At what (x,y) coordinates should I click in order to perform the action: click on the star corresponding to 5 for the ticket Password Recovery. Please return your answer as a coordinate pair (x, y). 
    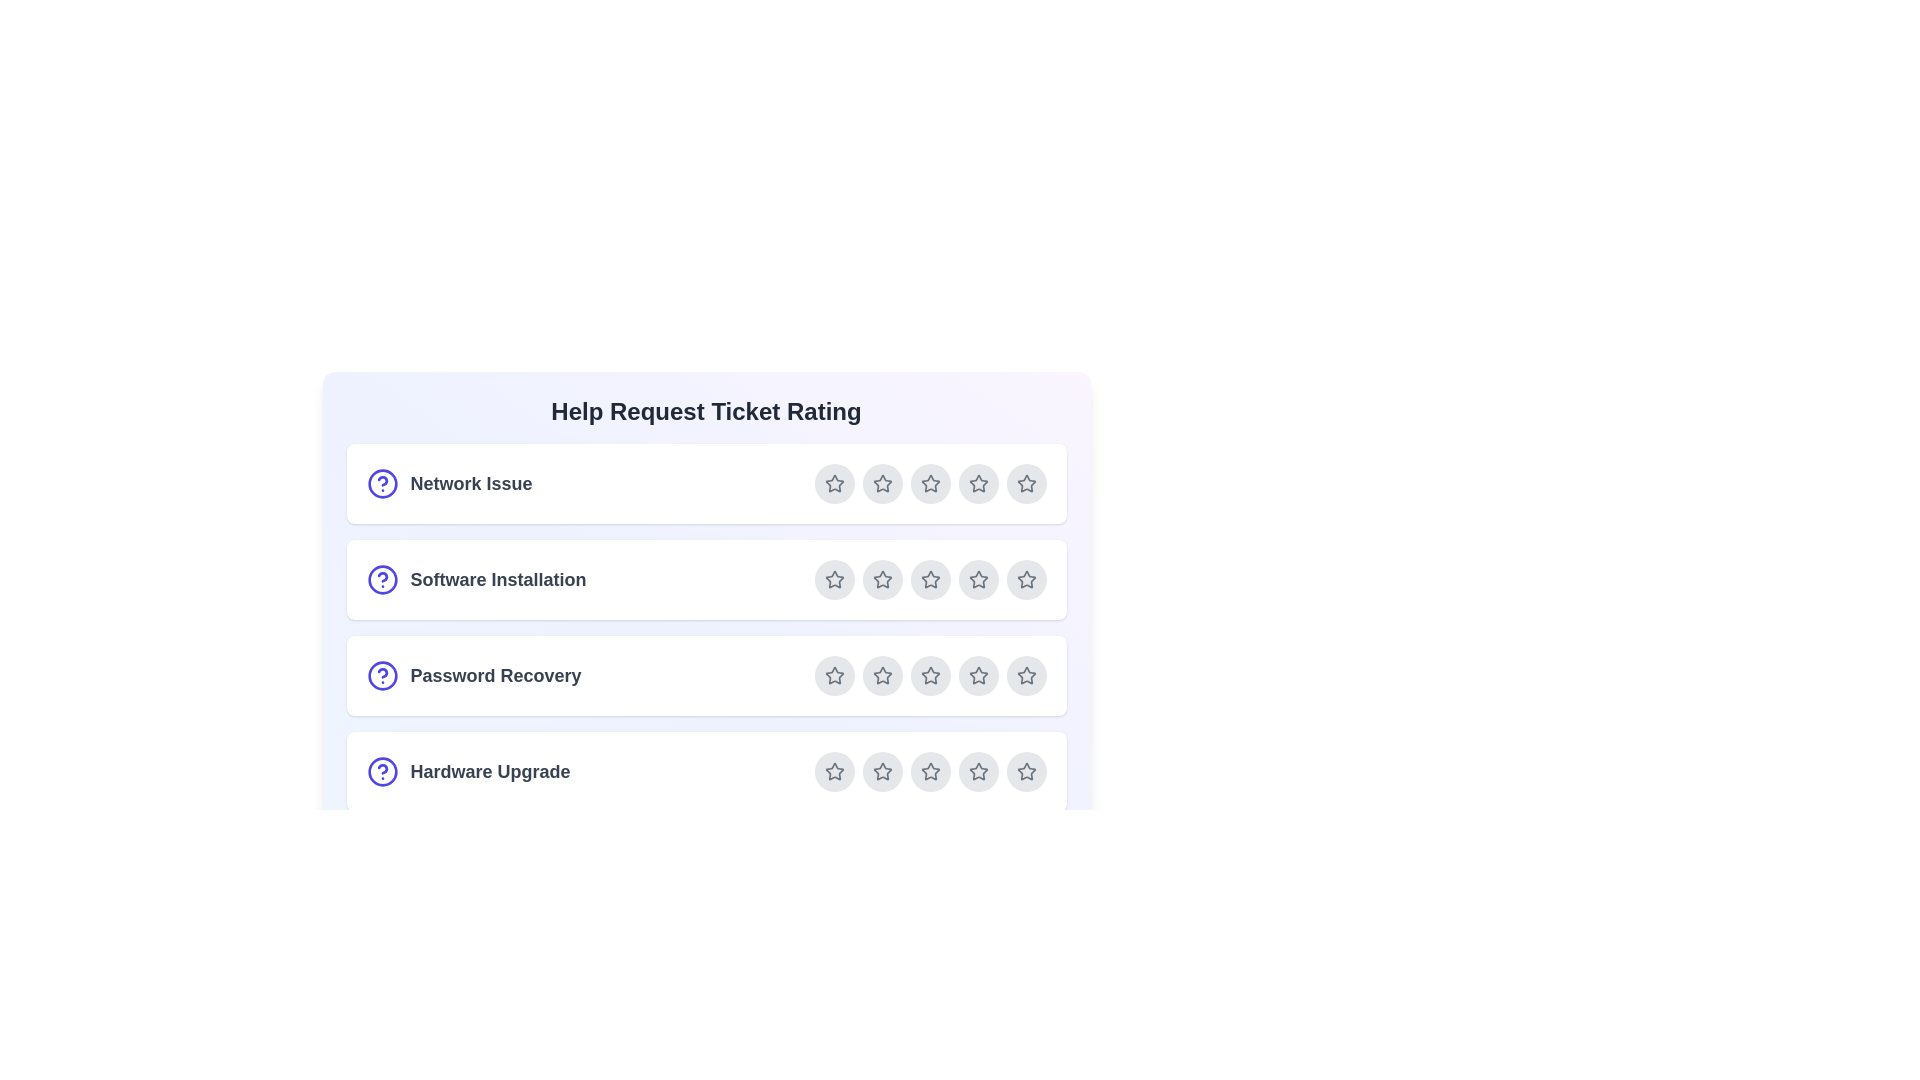
    Looking at the image, I should click on (1026, 675).